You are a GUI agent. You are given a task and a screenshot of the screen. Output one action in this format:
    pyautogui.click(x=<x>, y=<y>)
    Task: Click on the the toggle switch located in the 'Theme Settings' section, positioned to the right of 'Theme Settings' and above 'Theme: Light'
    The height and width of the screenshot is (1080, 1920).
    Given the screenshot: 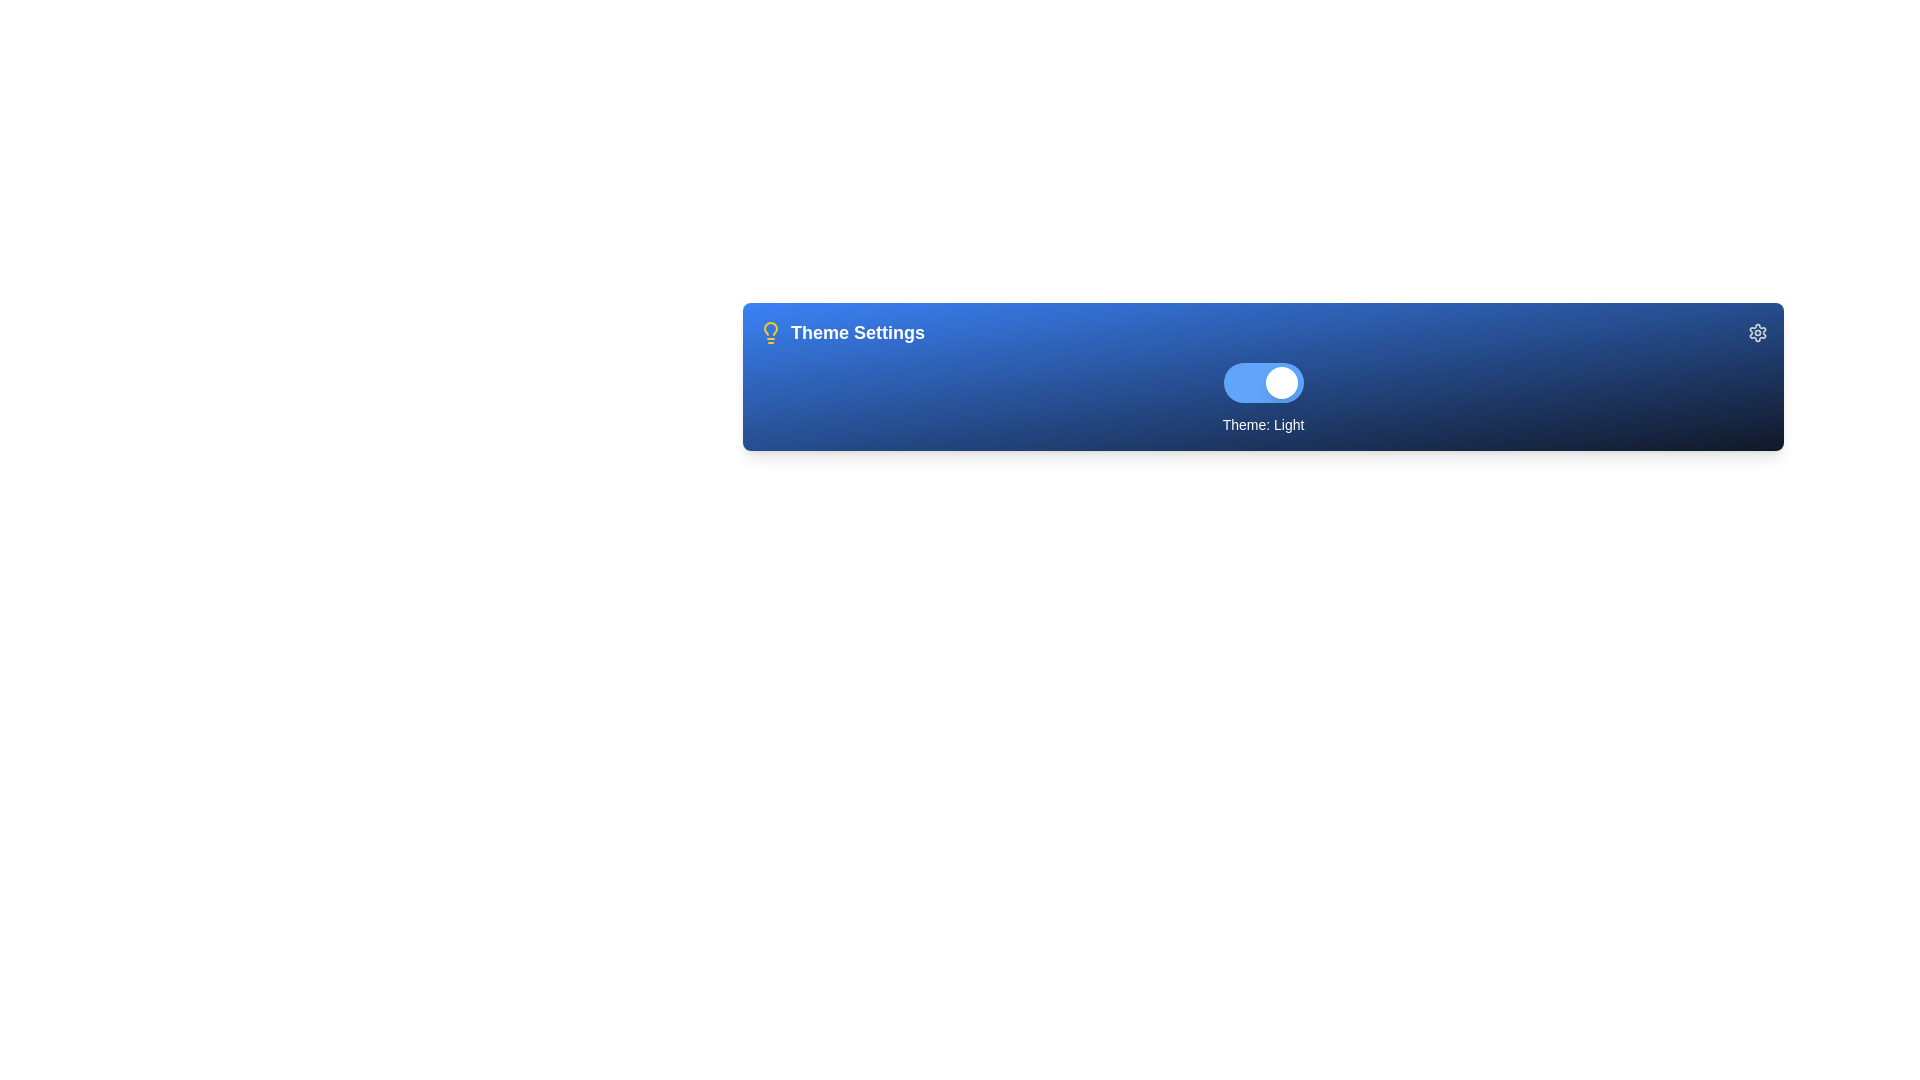 What is the action you would take?
    pyautogui.click(x=1262, y=382)
    